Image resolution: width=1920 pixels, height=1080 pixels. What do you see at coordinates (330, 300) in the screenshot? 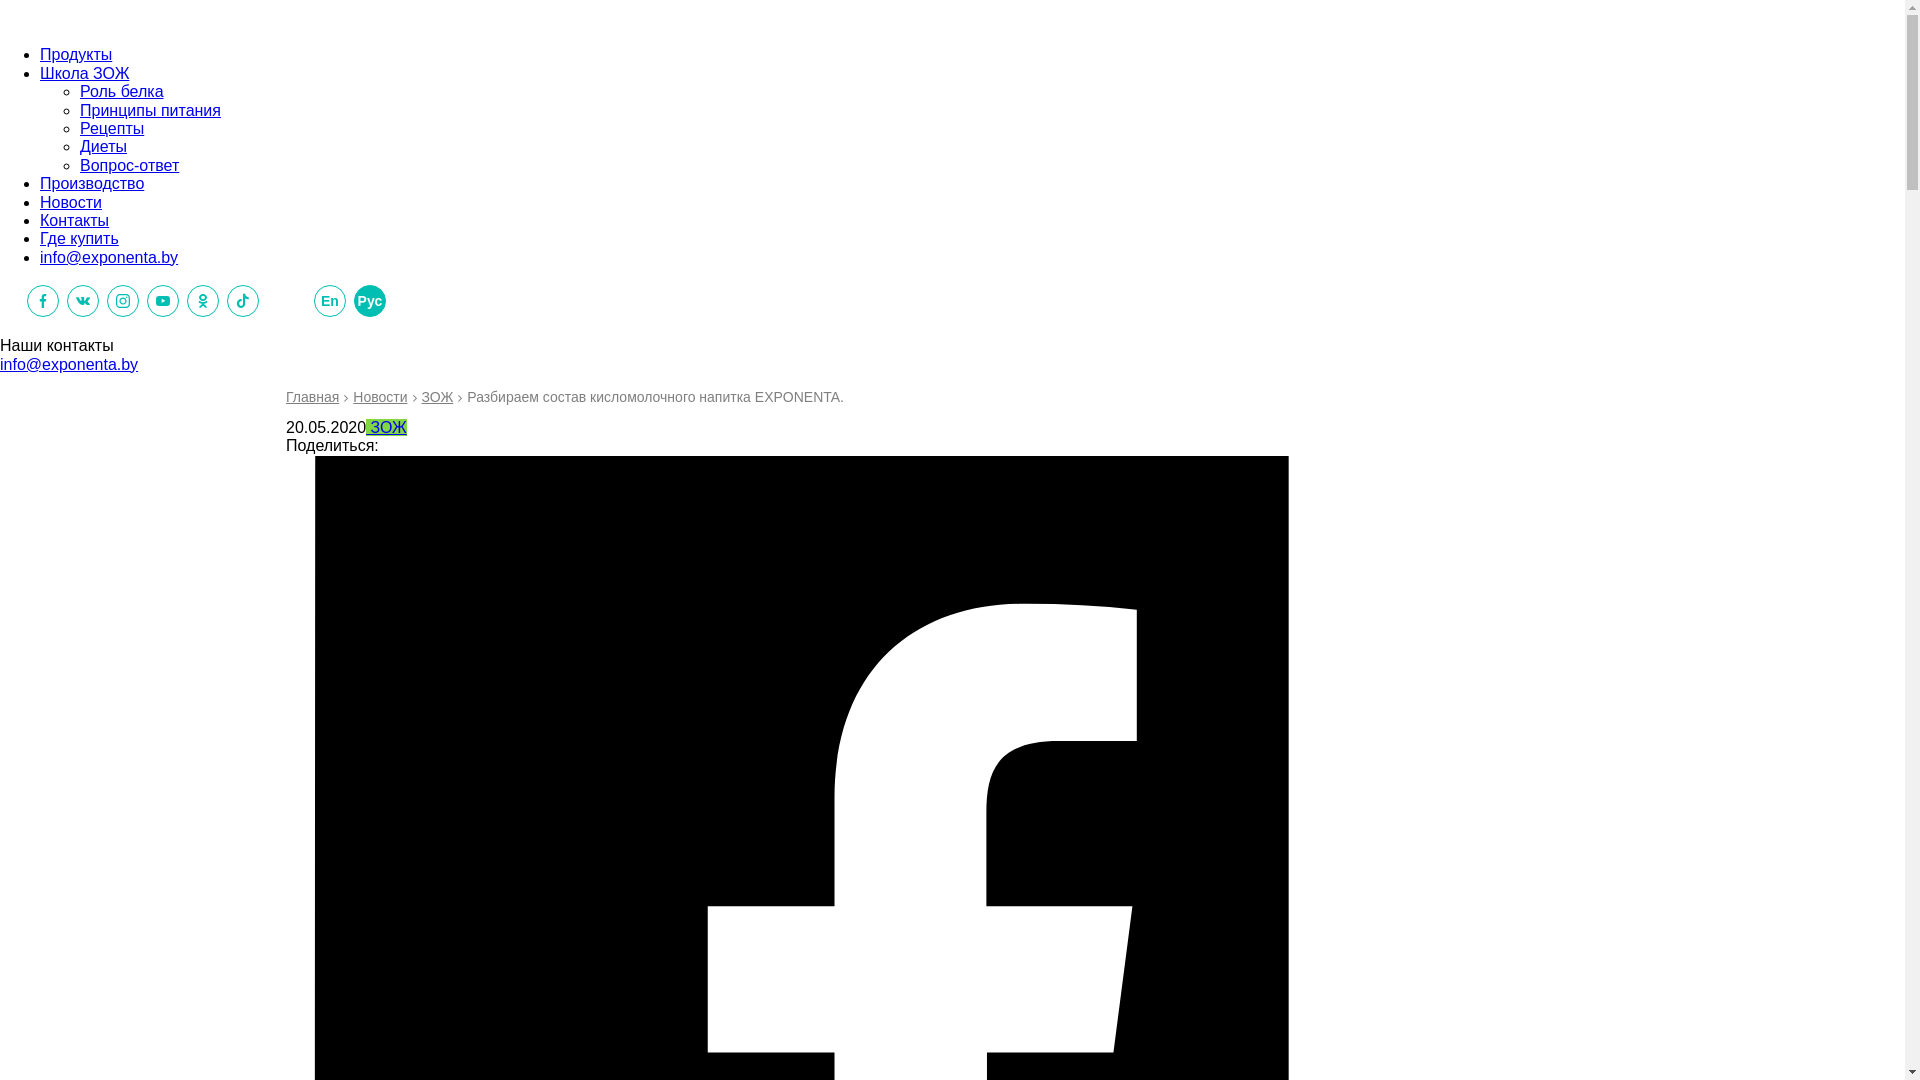
I see `'En'` at bounding box center [330, 300].